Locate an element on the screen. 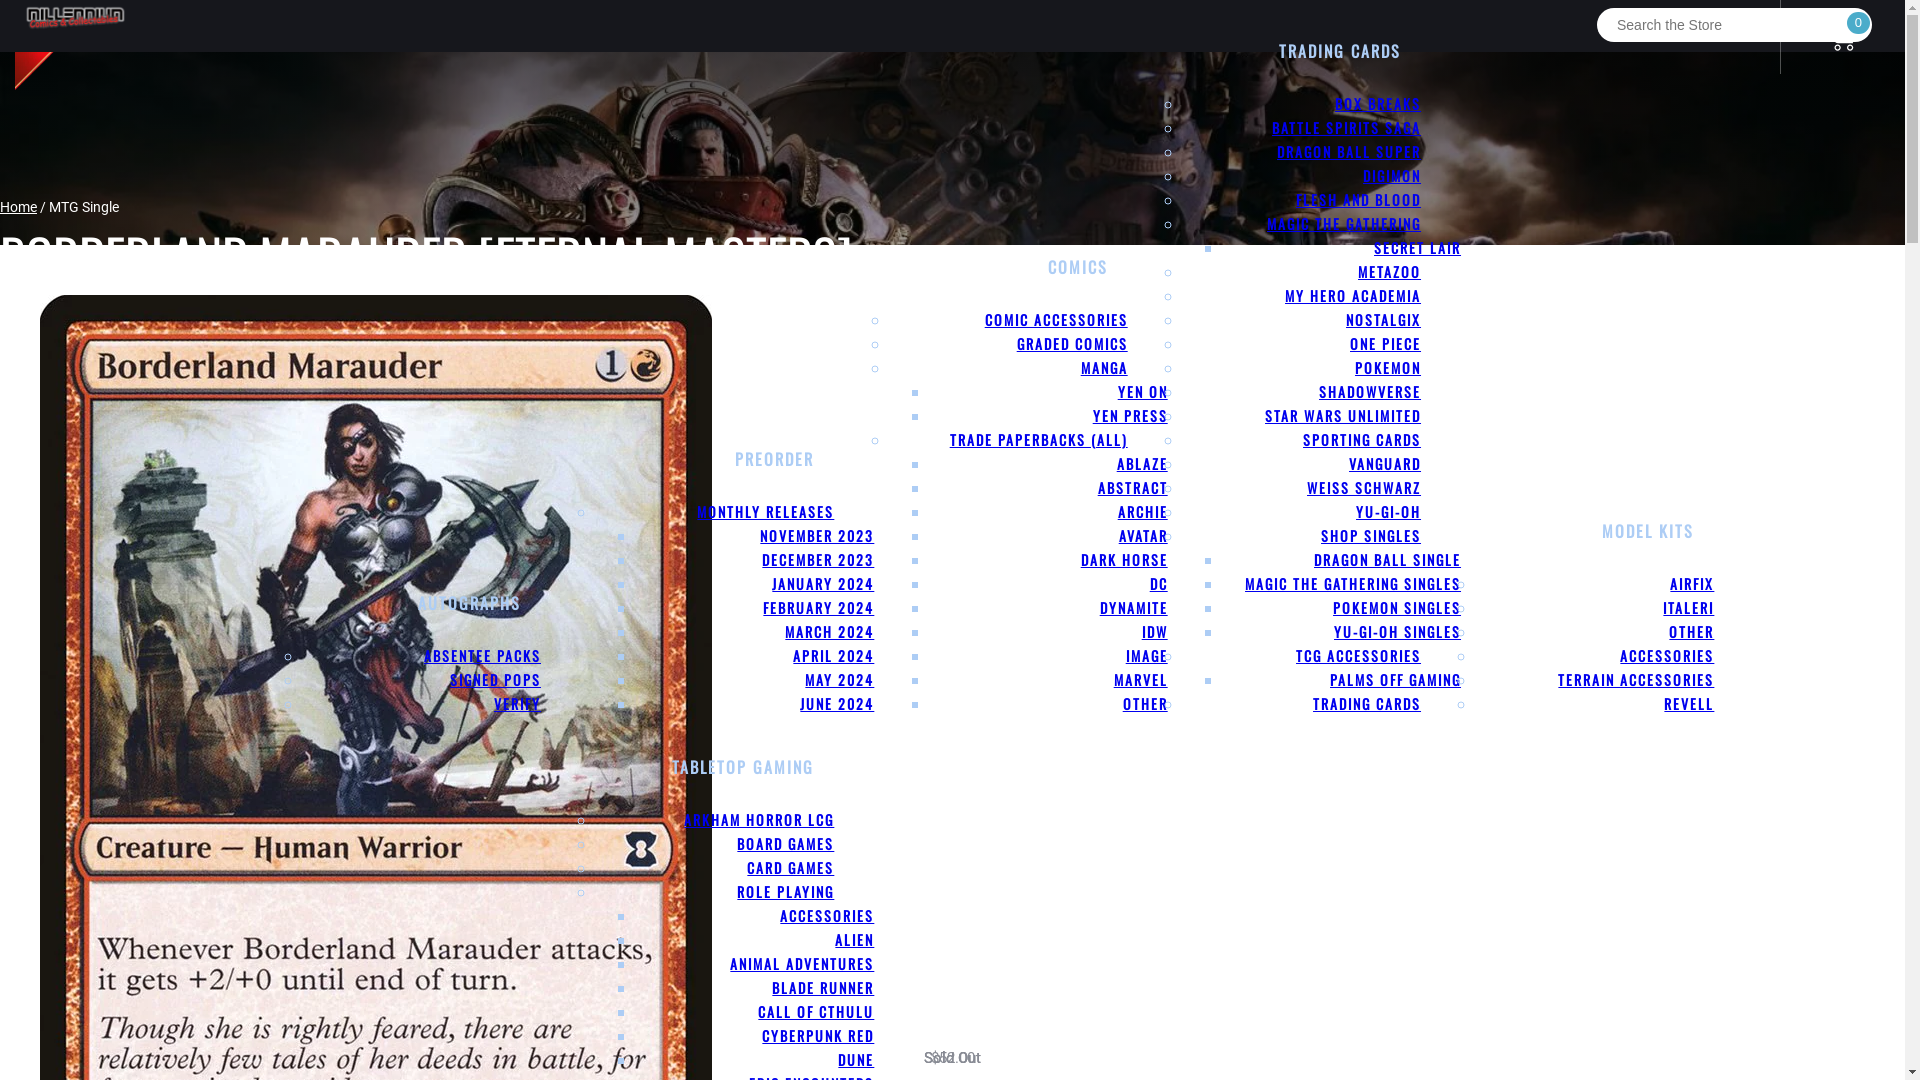 The image size is (1920, 1080). 'MANGA' is located at coordinates (1103, 367).